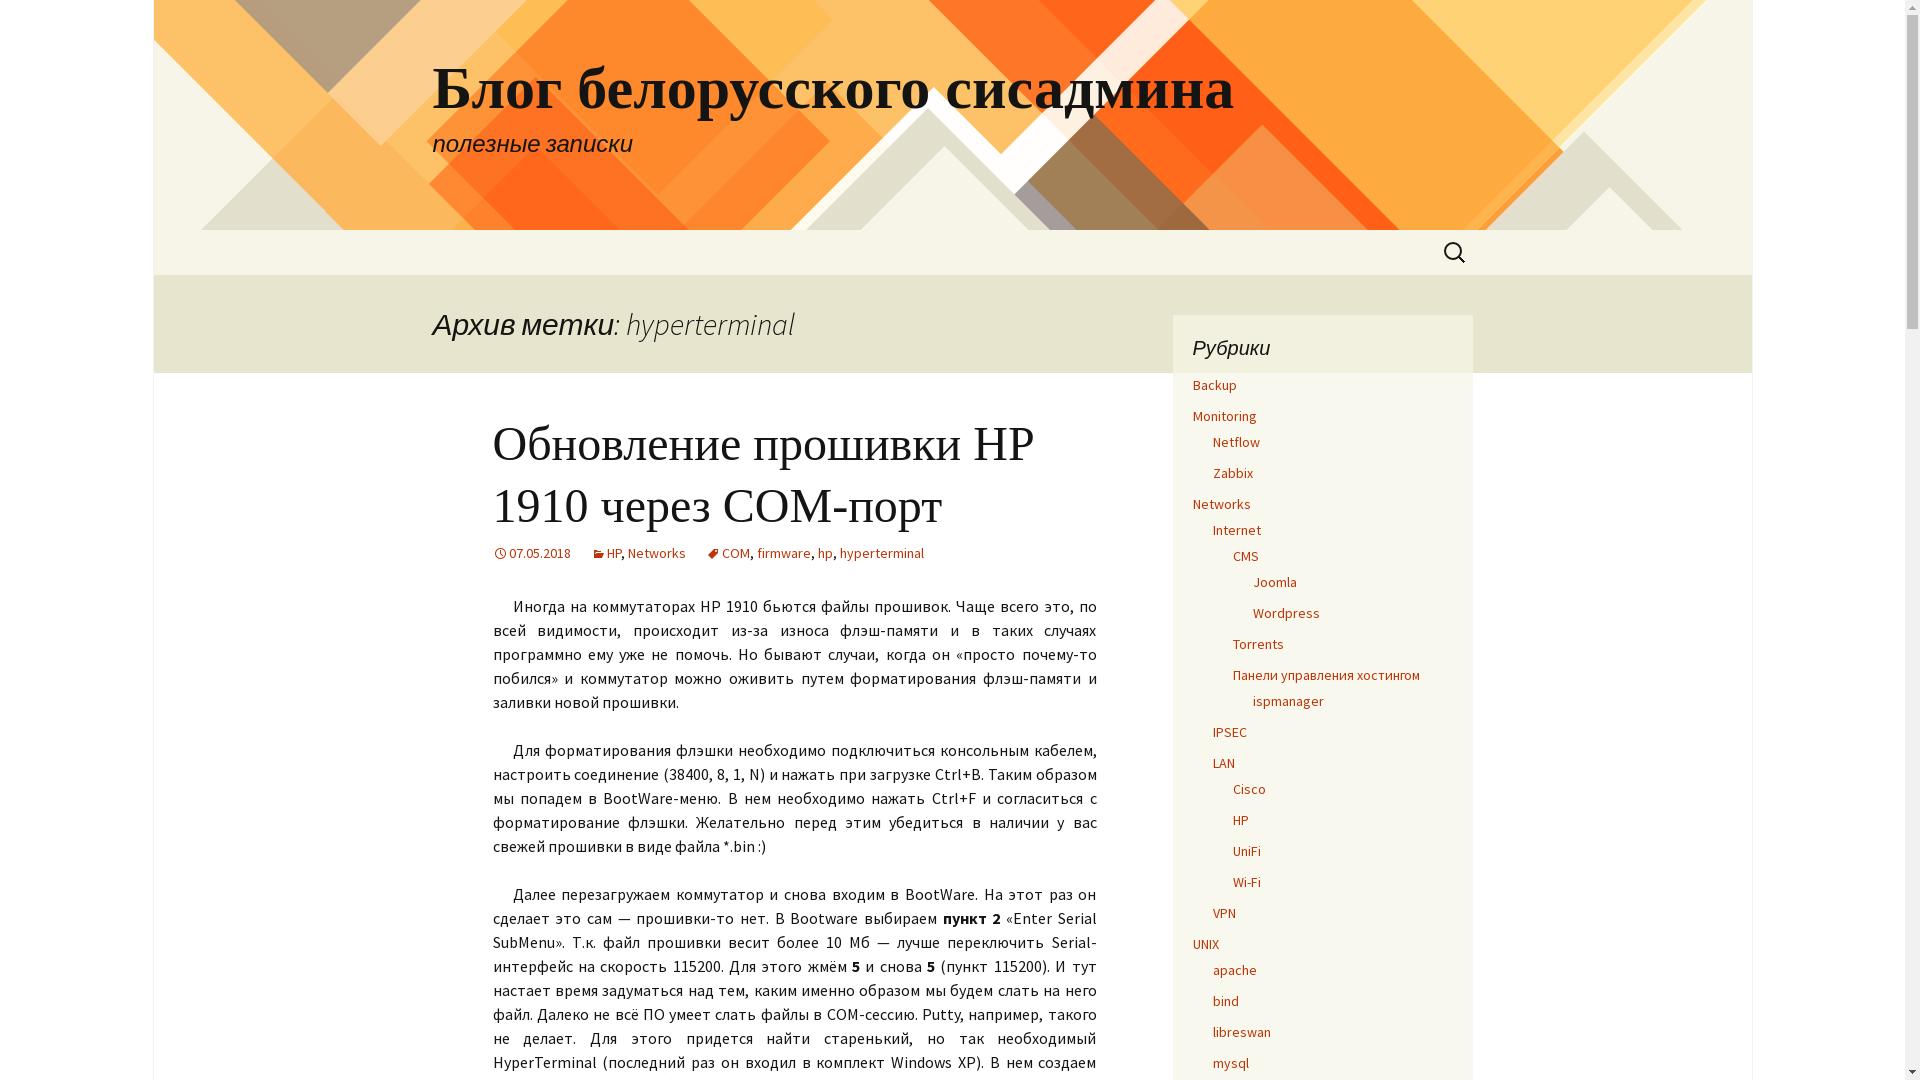  I want to click on 'Torrents', so click(1256, 644).